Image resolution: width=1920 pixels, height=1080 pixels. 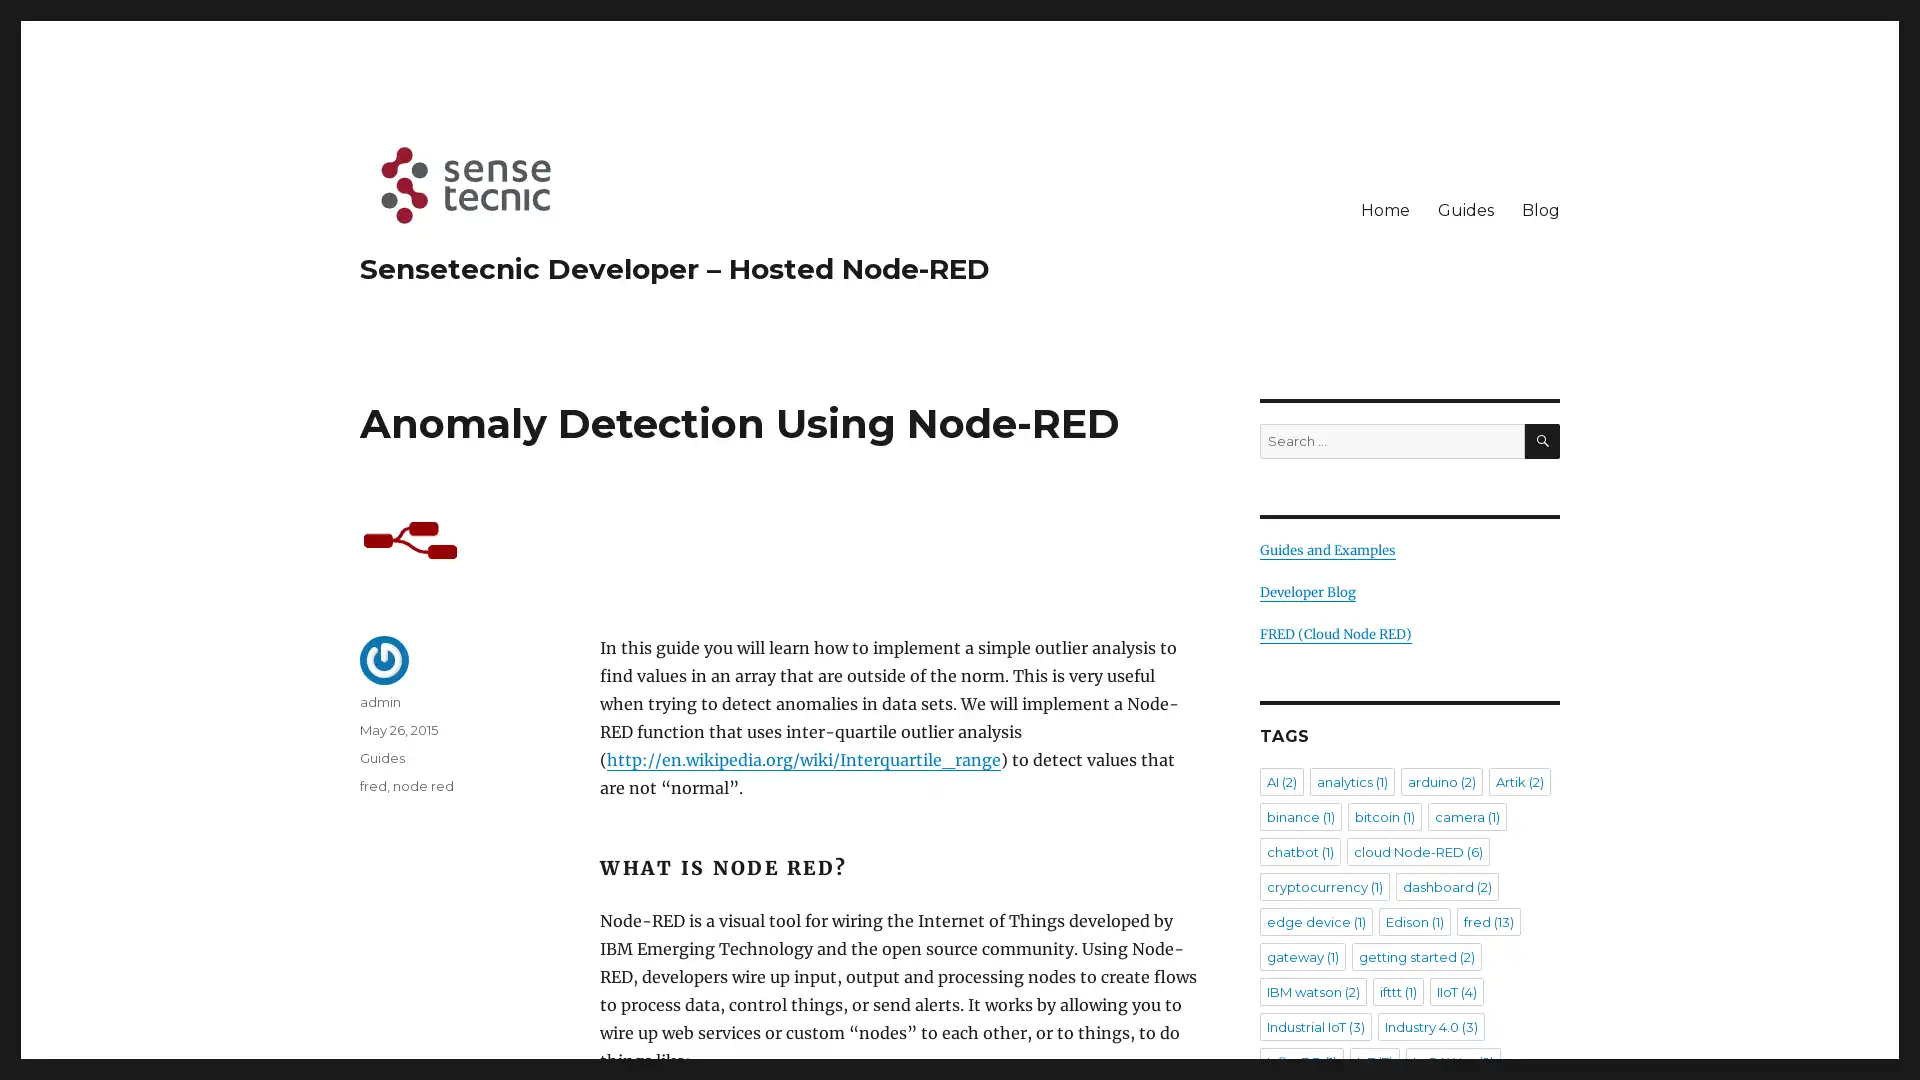 I want to click on SEARCH, so click(x=1541, y=440).